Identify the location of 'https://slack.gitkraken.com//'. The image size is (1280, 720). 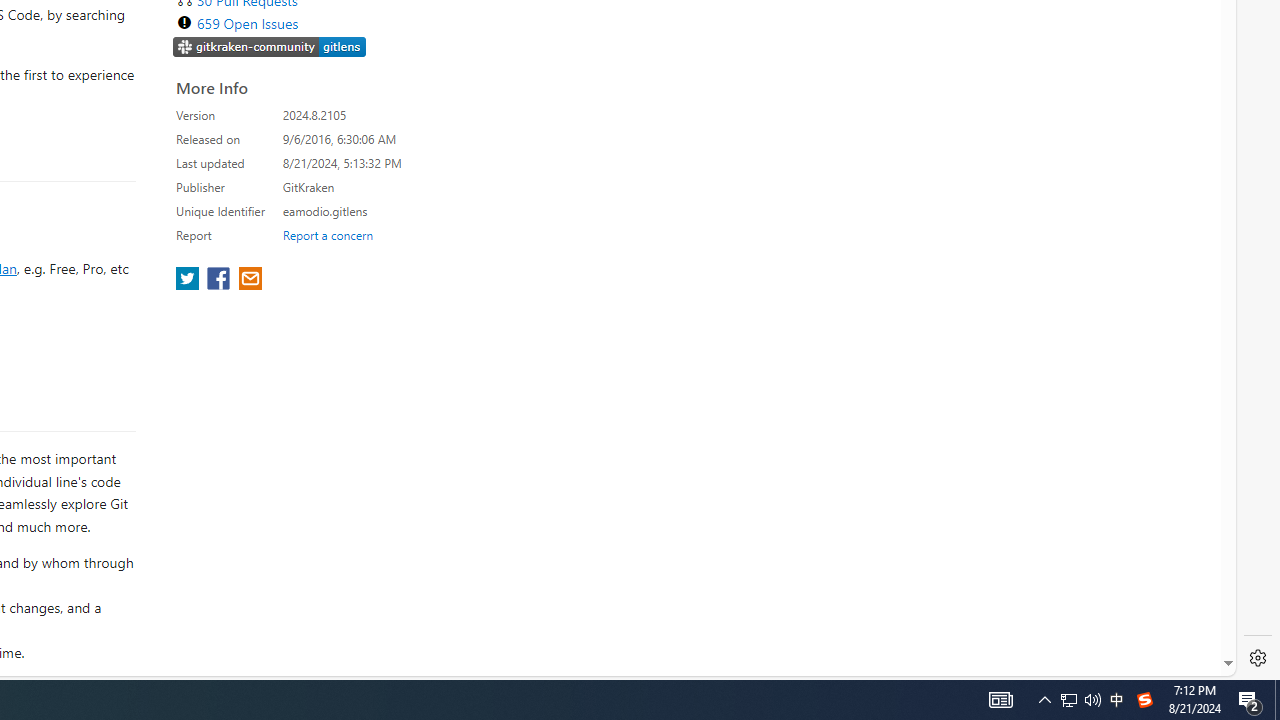
(269, 45).